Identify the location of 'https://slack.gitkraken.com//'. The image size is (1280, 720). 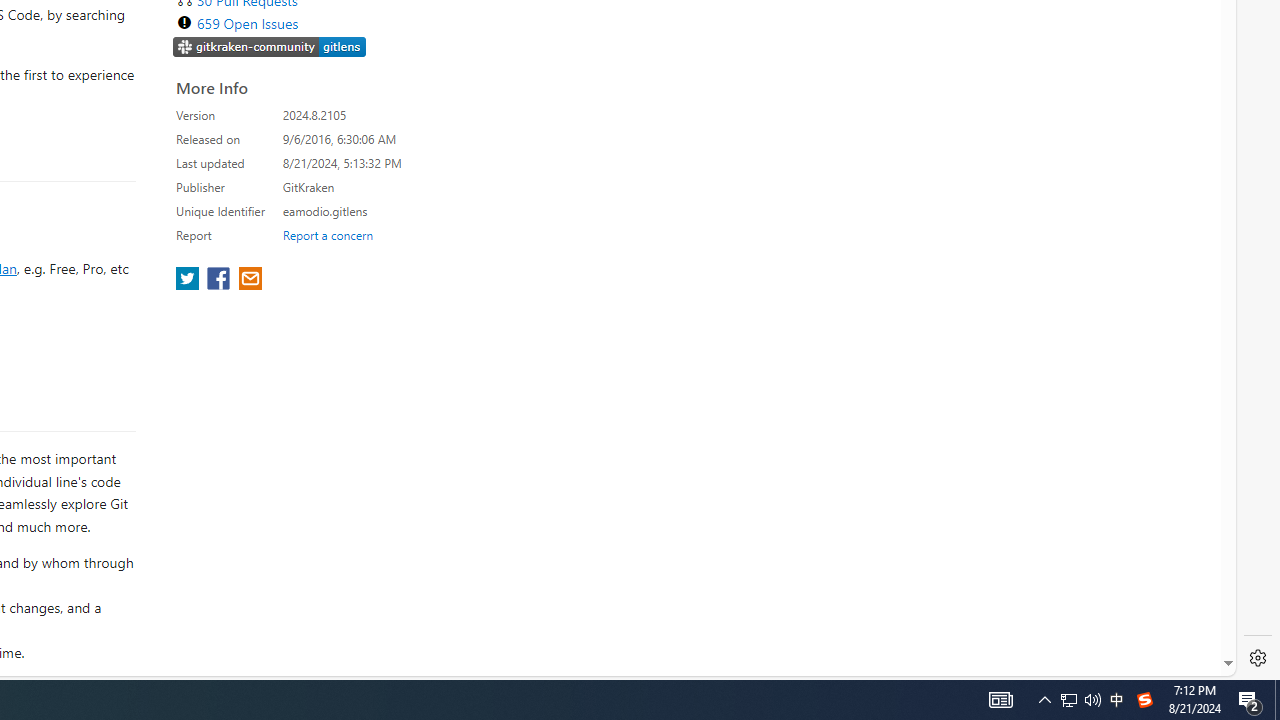
(269, 45).